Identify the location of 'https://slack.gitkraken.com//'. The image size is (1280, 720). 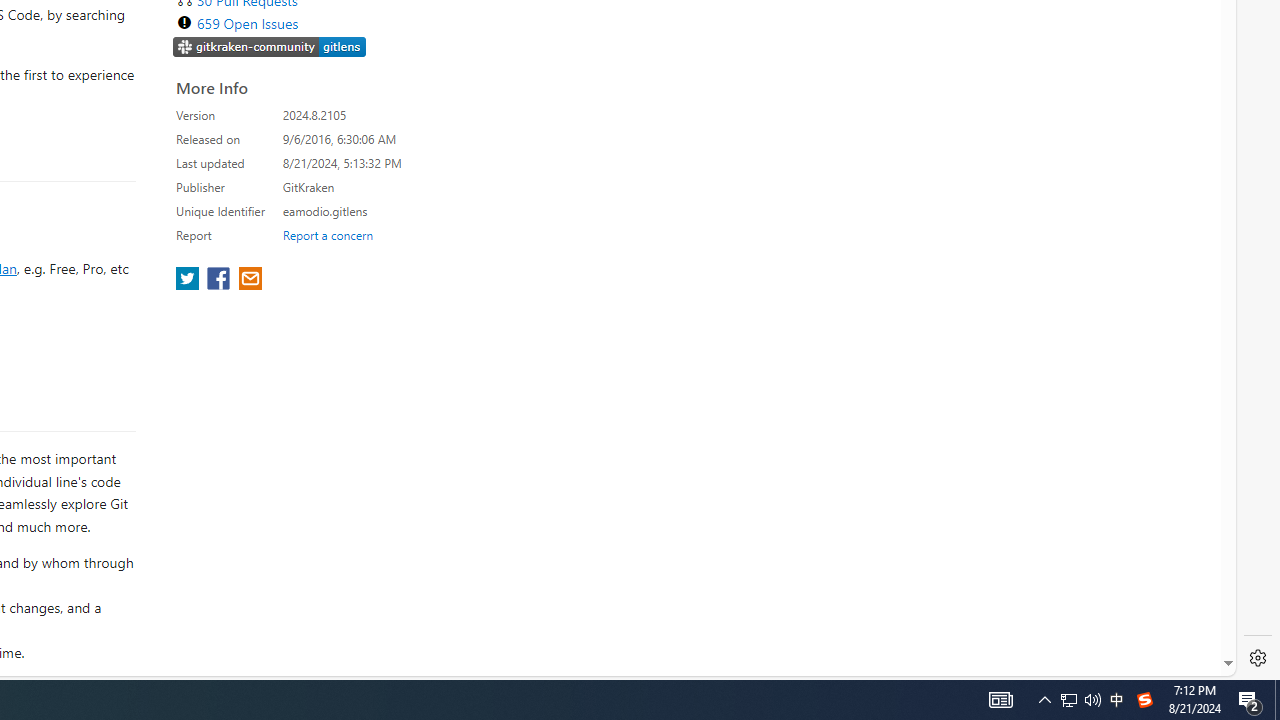
(269, 45).